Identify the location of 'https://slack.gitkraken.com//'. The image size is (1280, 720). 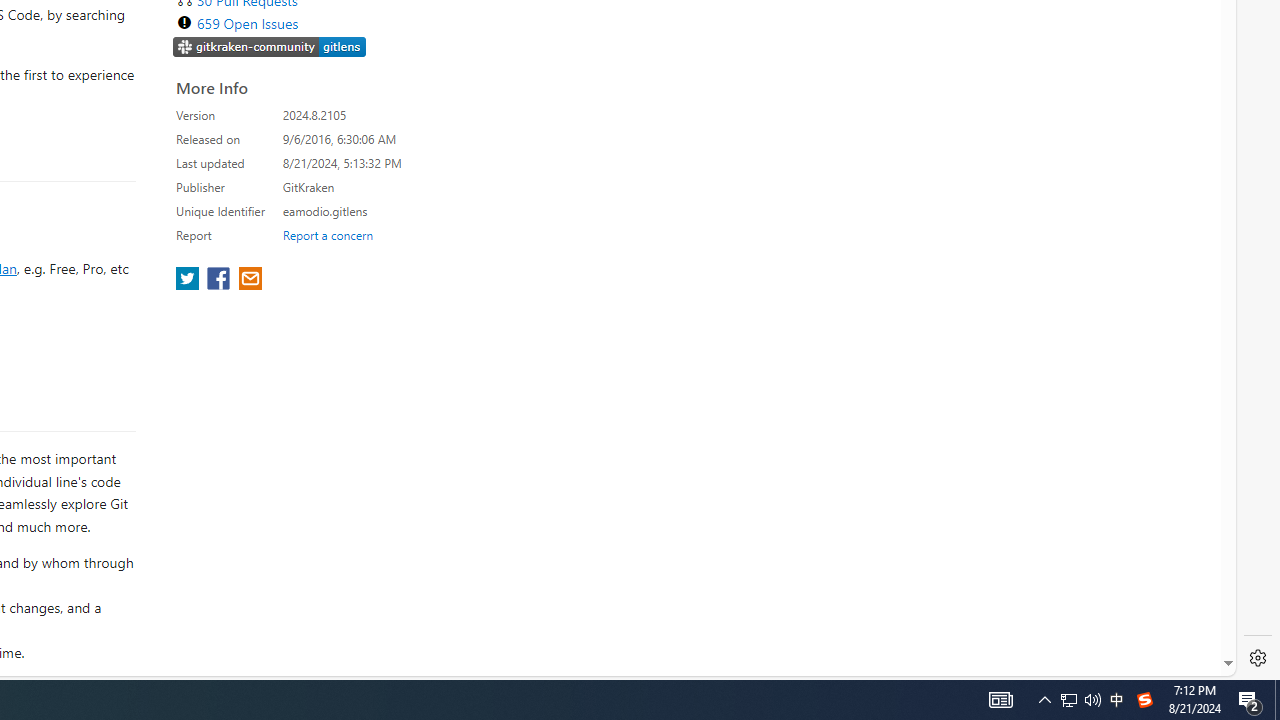
(269, 45).